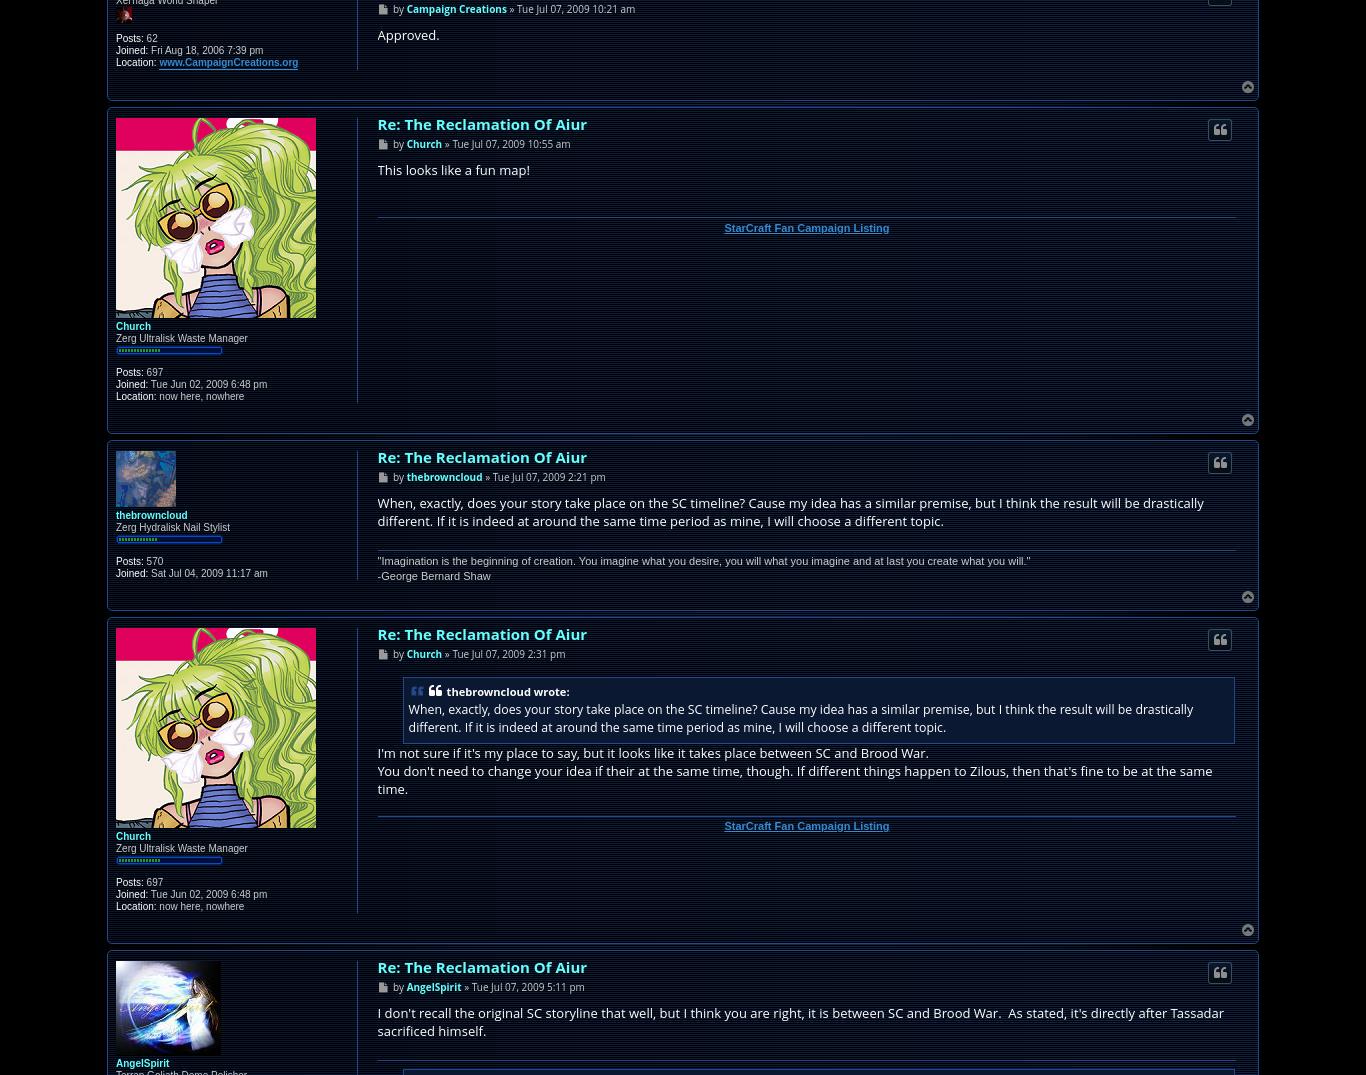 The height and width of the screenshot is (1075, 1366). I want to click on 'Approved.', so click(407, 32).